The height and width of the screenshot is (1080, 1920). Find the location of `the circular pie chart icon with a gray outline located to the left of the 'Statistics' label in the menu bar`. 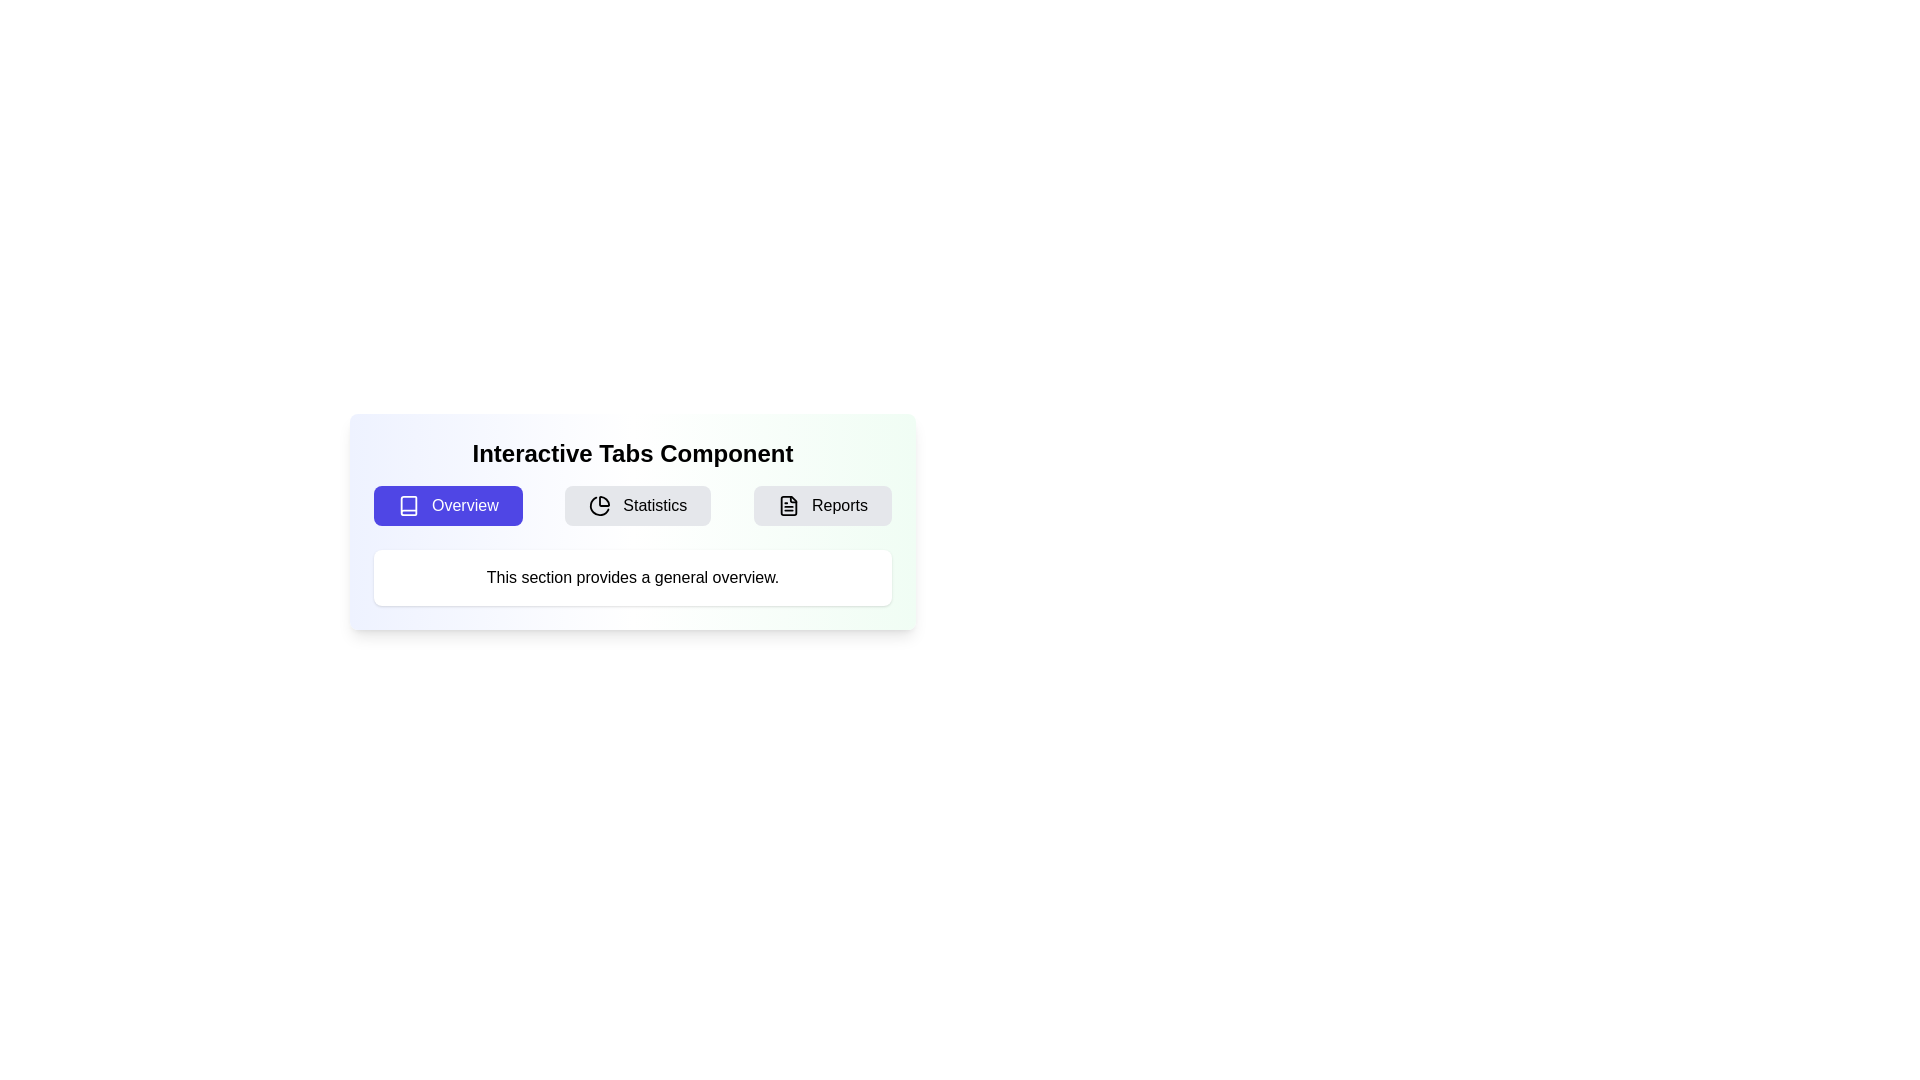

the circular pie chart icon with a gray outline located to the left of the 'Statistics' label in the menu bar is located at coordinates (599, 504).